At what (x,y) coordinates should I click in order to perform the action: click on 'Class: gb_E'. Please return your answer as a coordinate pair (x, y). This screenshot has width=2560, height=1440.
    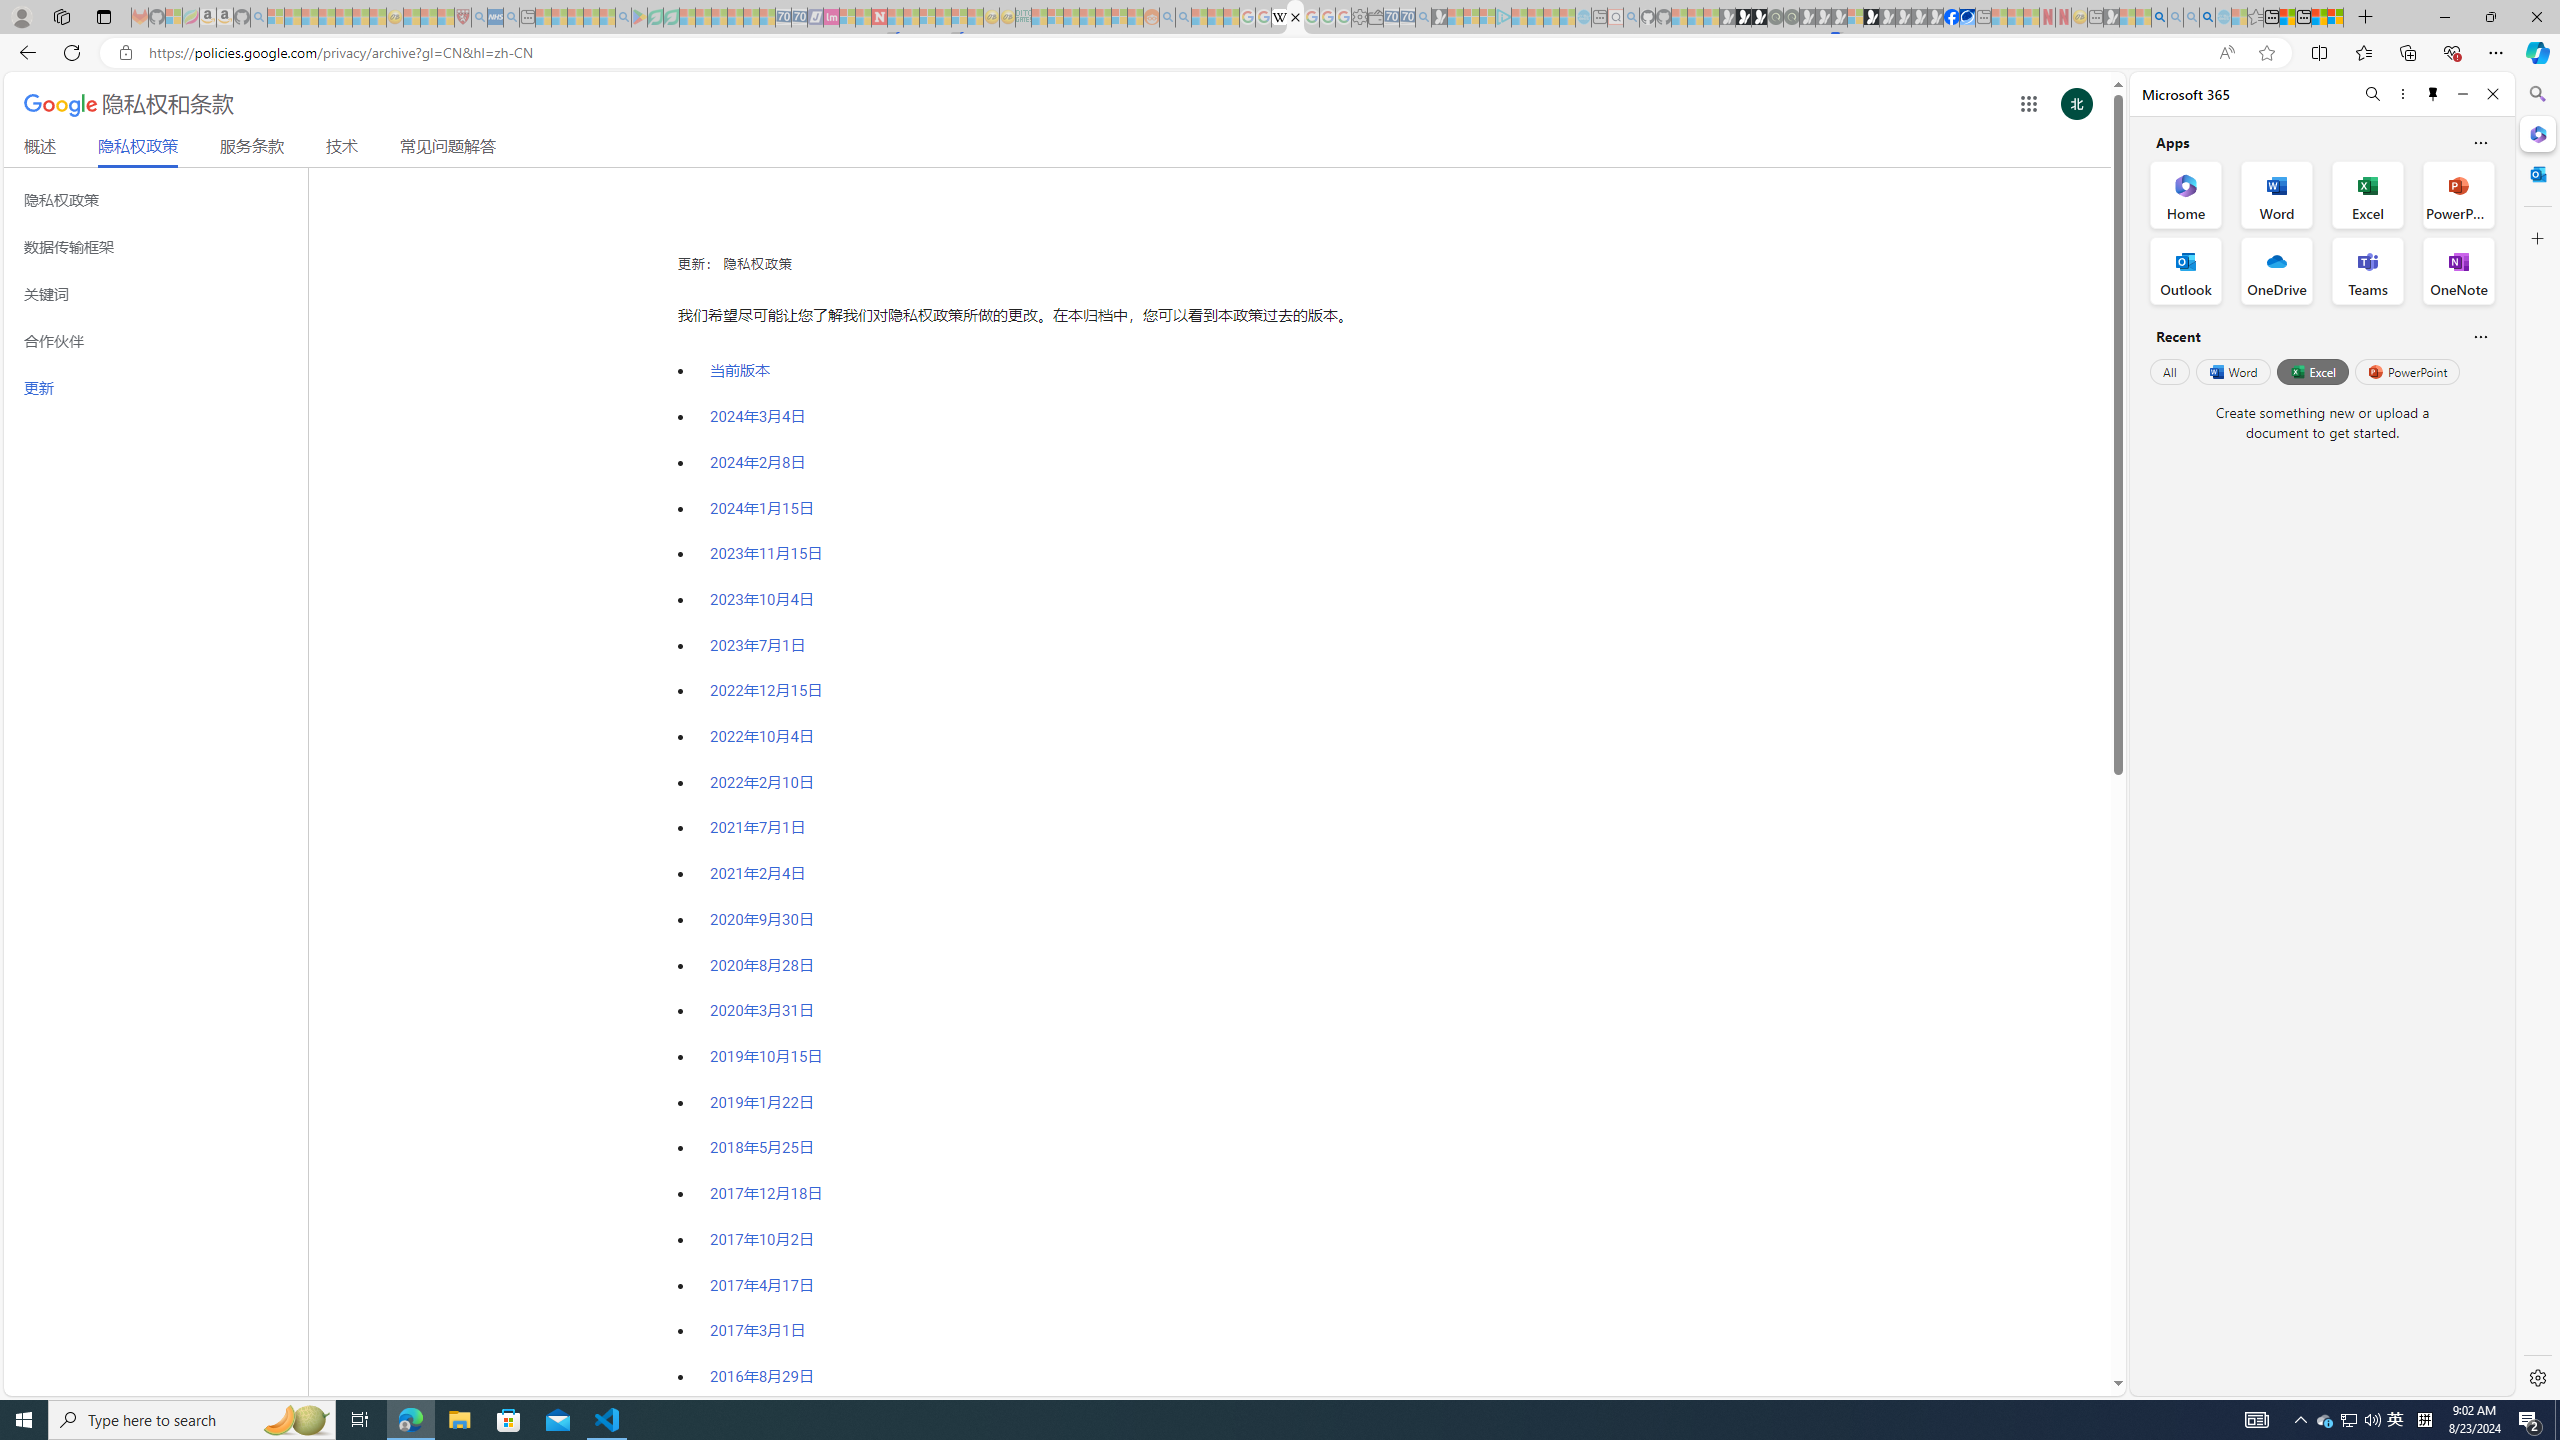
    Looking at the image, I should click on (2027, 103).